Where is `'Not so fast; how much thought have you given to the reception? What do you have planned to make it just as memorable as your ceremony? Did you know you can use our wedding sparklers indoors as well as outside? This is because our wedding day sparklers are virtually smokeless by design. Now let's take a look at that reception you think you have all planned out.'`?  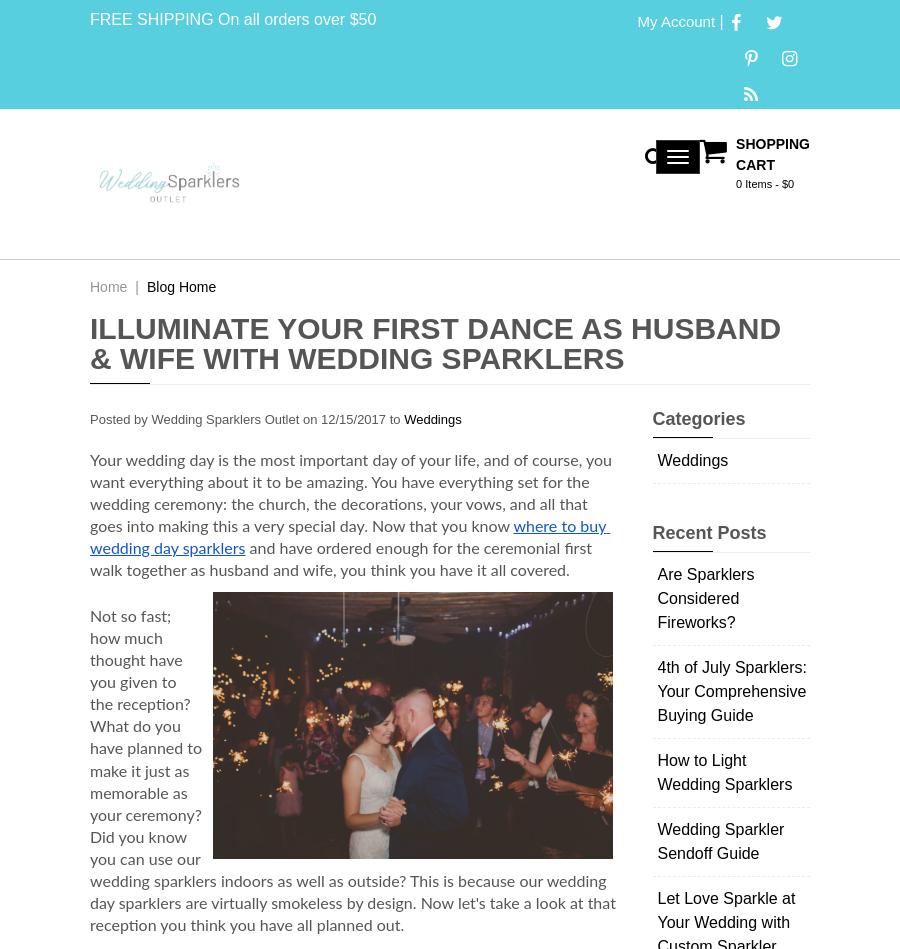 'Not so fast; how much thought have you given to the reception? What do you have planned to make it just as memorable as your ceremony? Did you know you can use our wedding sparklers indoors as well as outside? This is because our wedding day sparklers are virtually smokeless by design. Now let's take a look at that reception you think you have all planned out.' is located at coordinates (354, 770).